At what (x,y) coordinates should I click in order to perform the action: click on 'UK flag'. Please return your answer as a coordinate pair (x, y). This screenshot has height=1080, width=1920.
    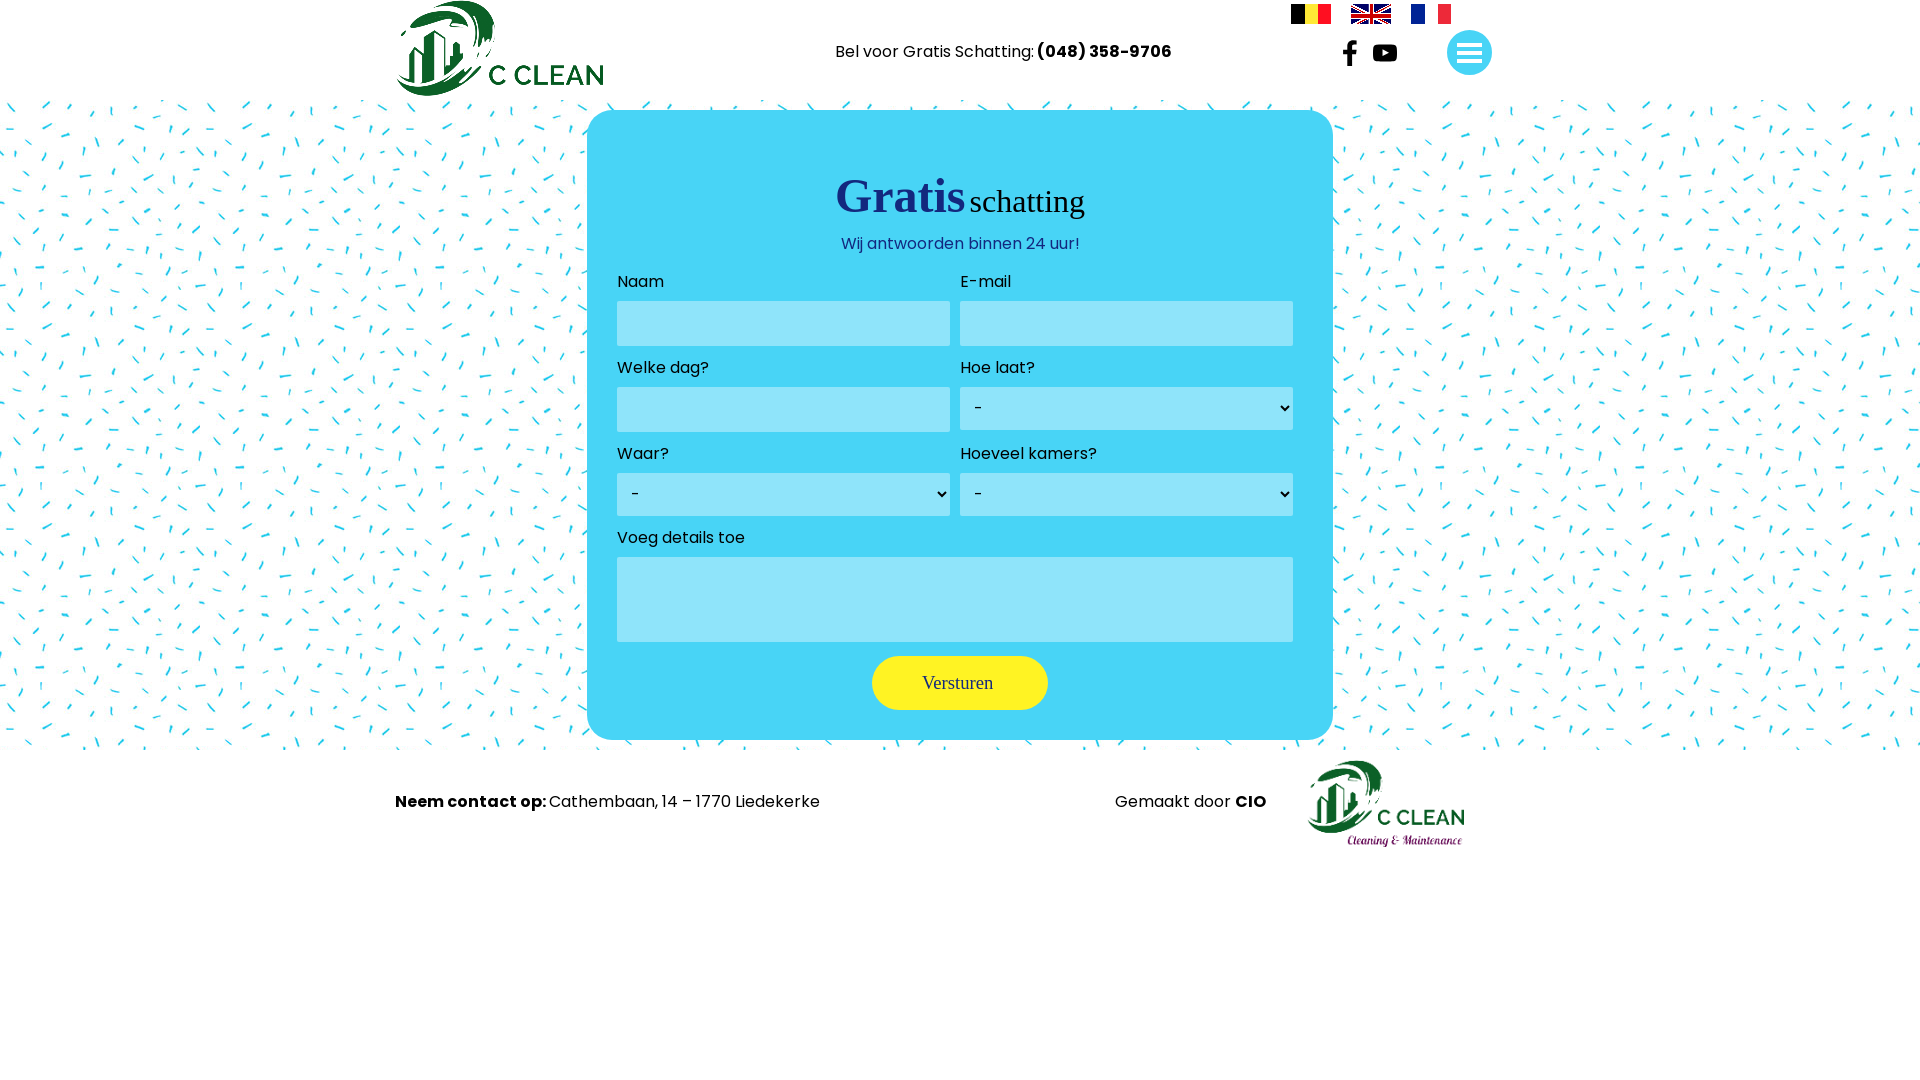
    Looking at the image, I should click on (1370, 15).